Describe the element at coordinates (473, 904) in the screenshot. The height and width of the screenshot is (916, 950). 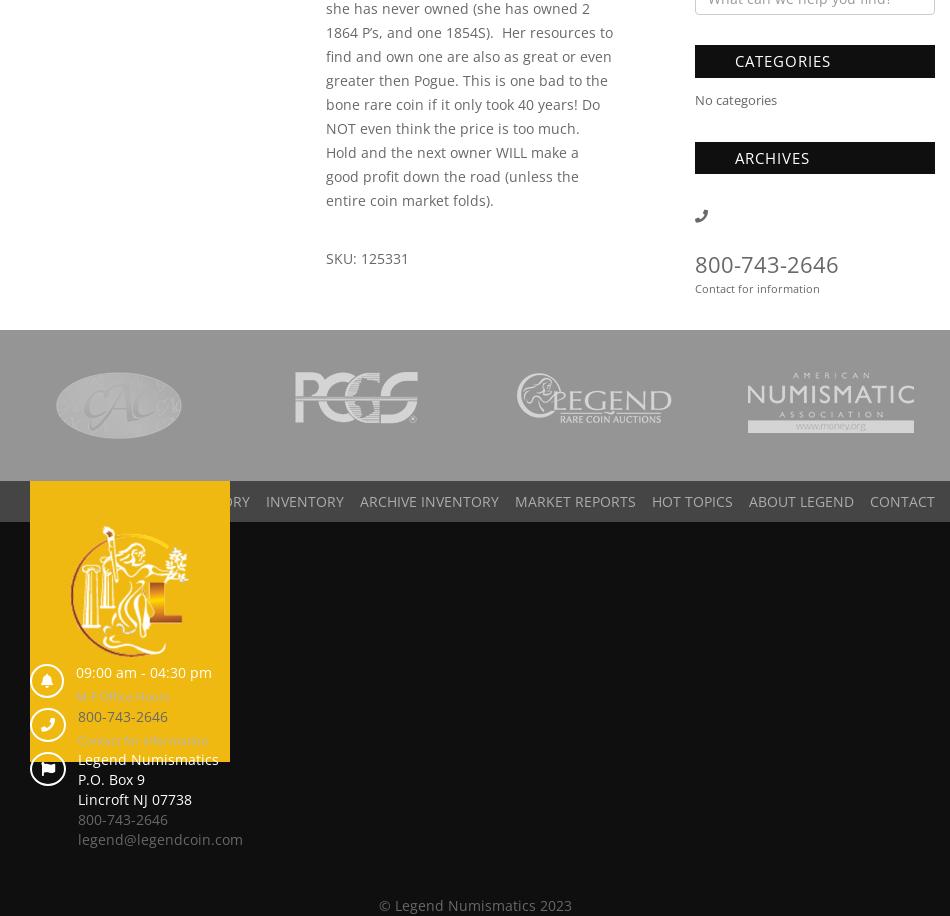
I see `'© Legend Numismatics 2023'` at that location.